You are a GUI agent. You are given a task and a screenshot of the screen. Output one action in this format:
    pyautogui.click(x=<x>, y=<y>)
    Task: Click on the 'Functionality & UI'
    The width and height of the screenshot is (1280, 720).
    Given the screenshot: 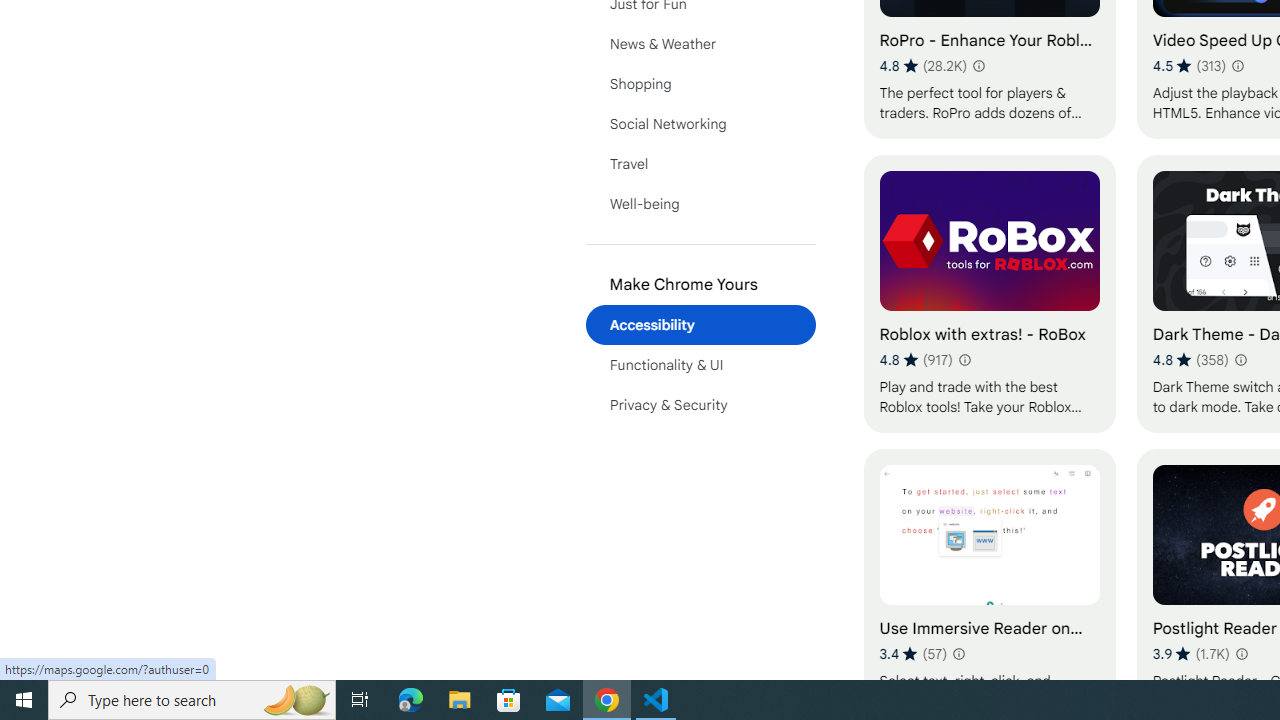 What is the action you would take?
    pyautogui.click(x=700, y=365)
    